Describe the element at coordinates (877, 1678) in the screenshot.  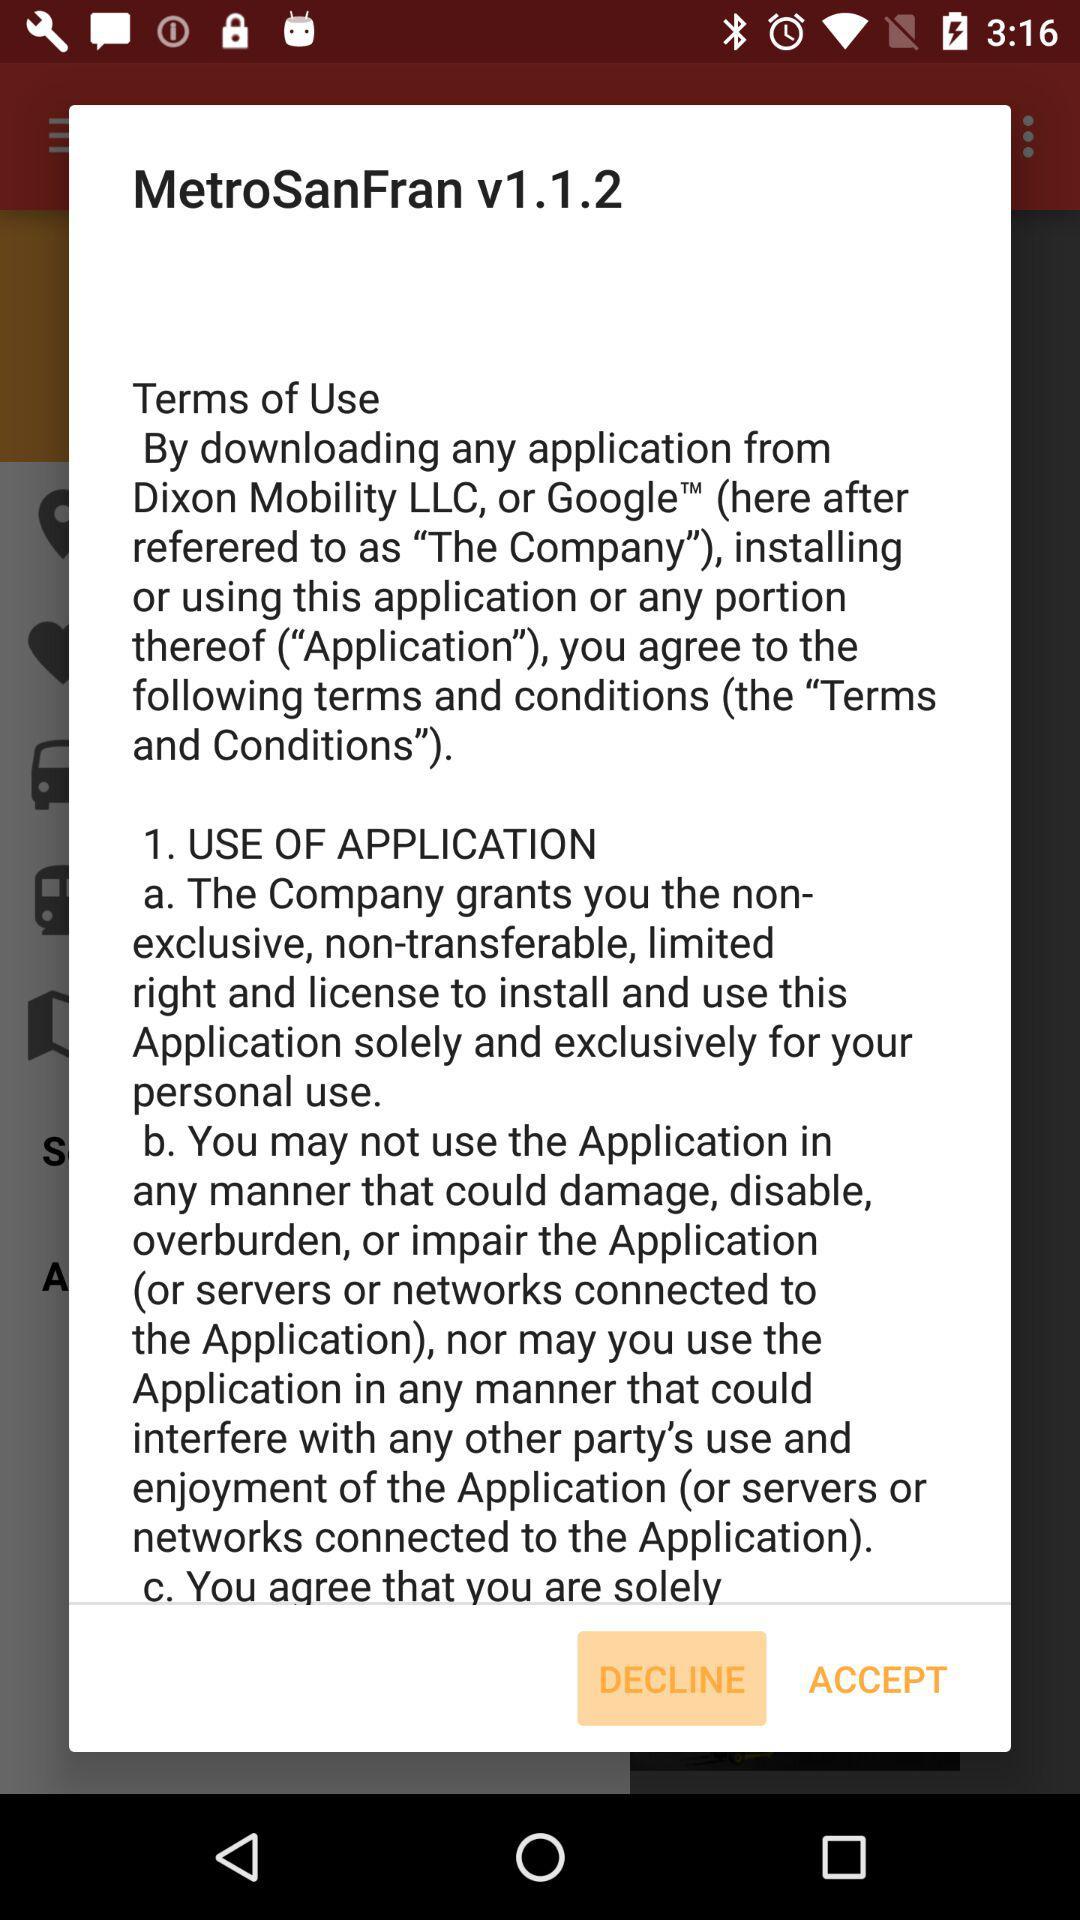
I see `accept icon` at that location.